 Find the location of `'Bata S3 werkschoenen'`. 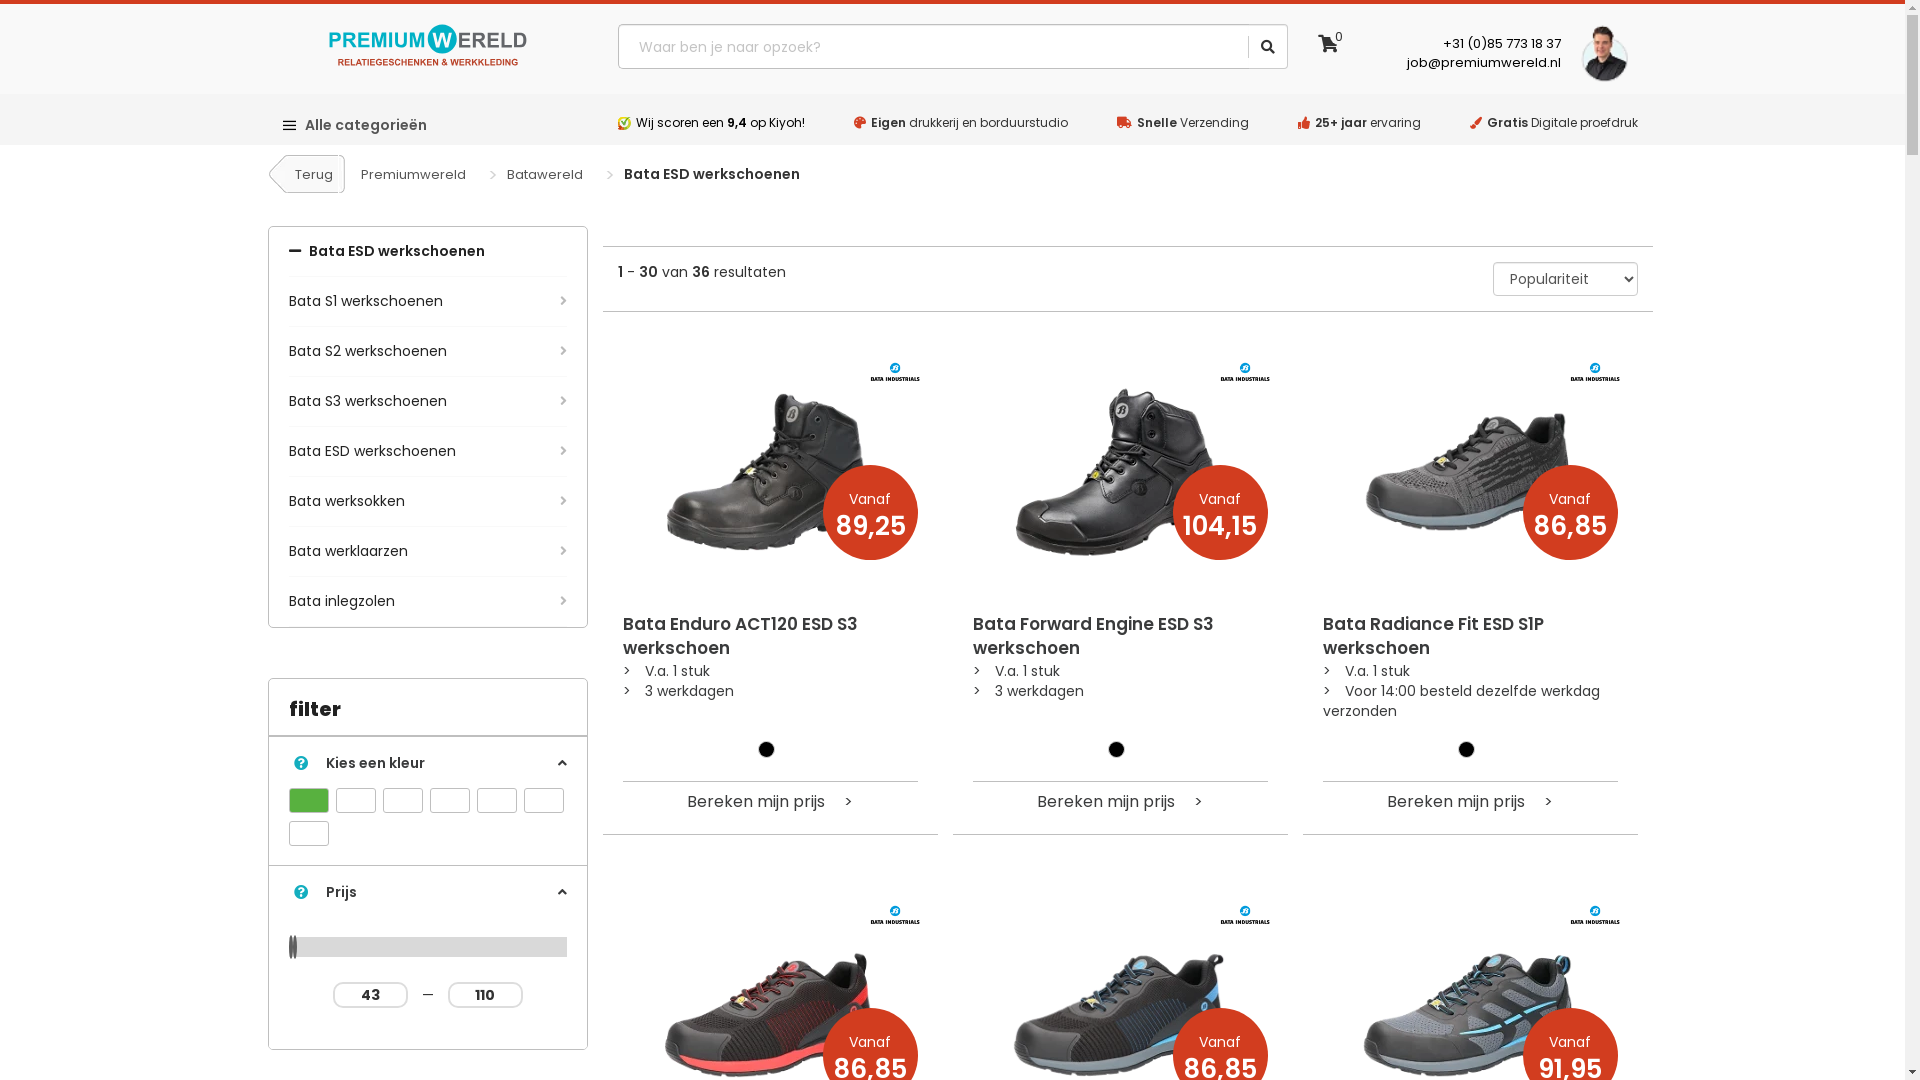

'Bata S3 werkschoenen' is located at coordinates (426, 401).